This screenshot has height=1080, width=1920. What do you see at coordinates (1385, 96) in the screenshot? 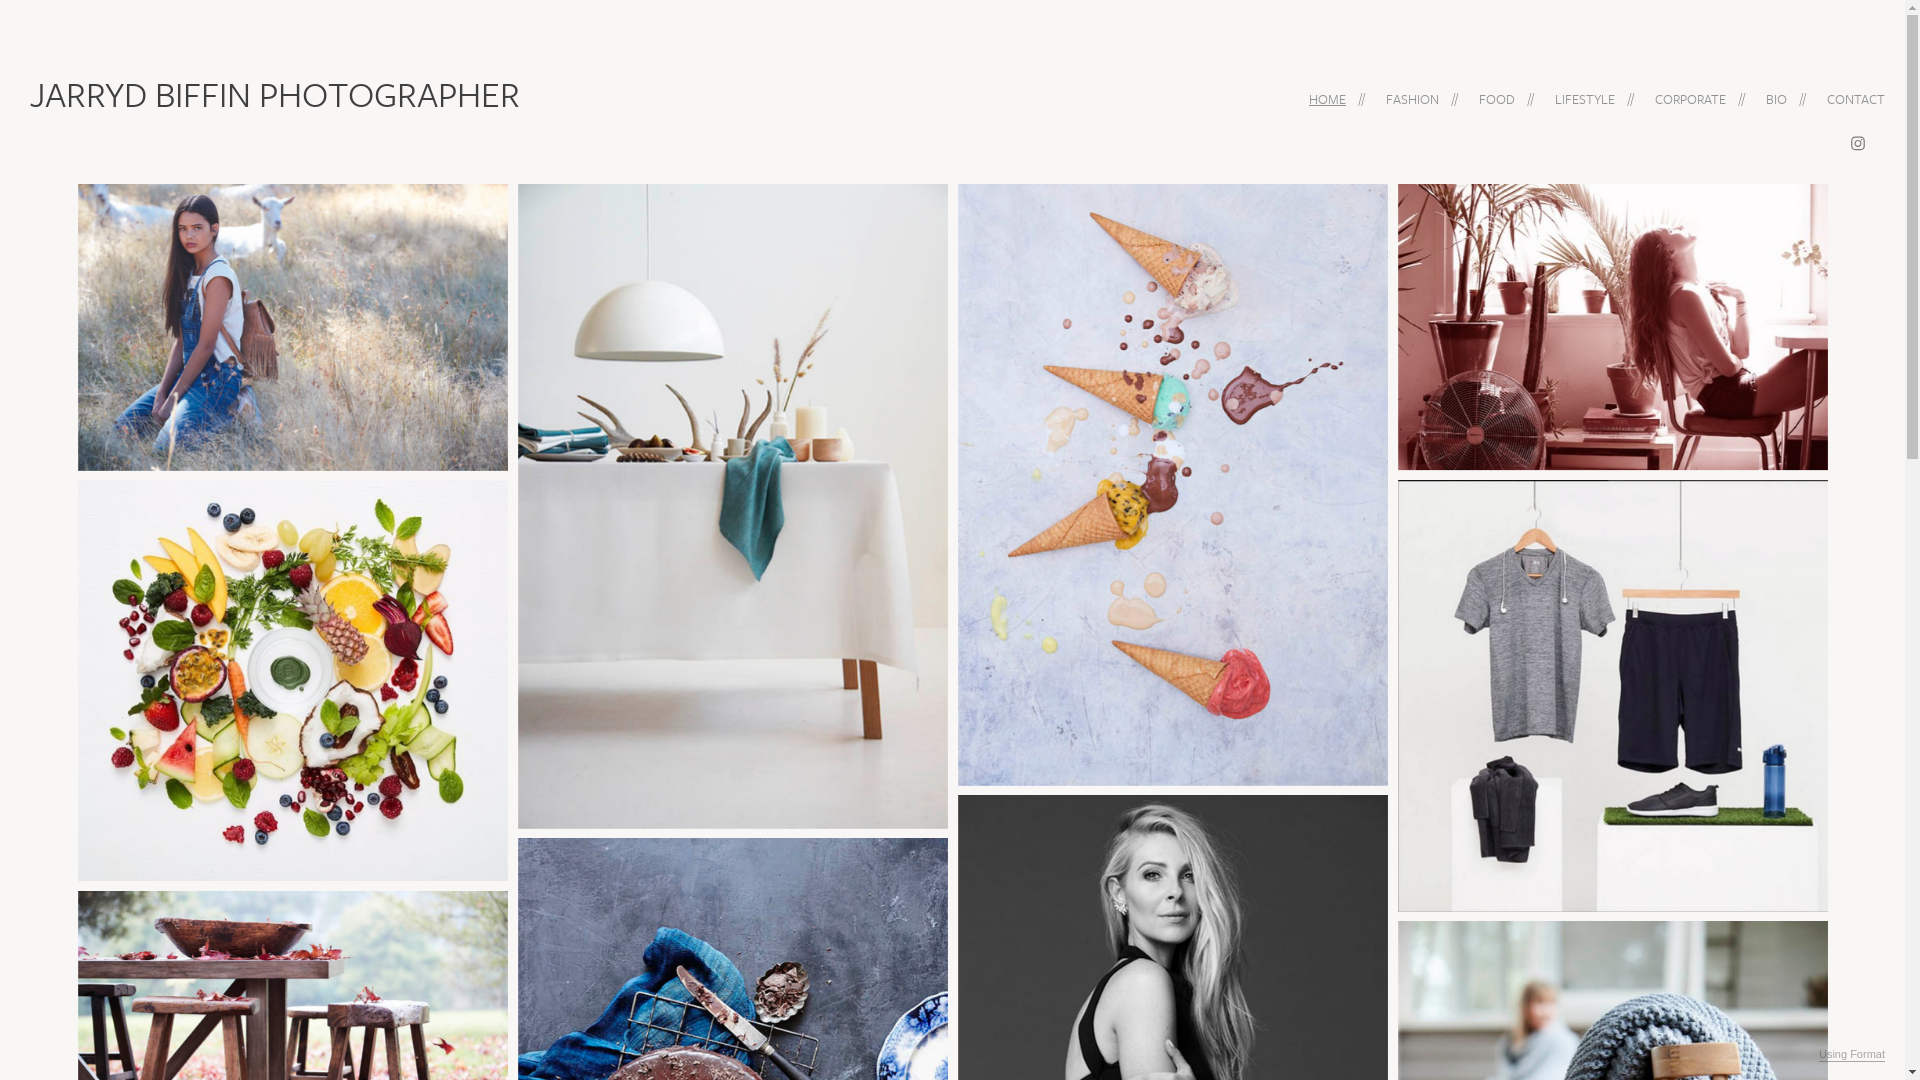
I see `'FASHION'` at bounding box center [1385, 96].